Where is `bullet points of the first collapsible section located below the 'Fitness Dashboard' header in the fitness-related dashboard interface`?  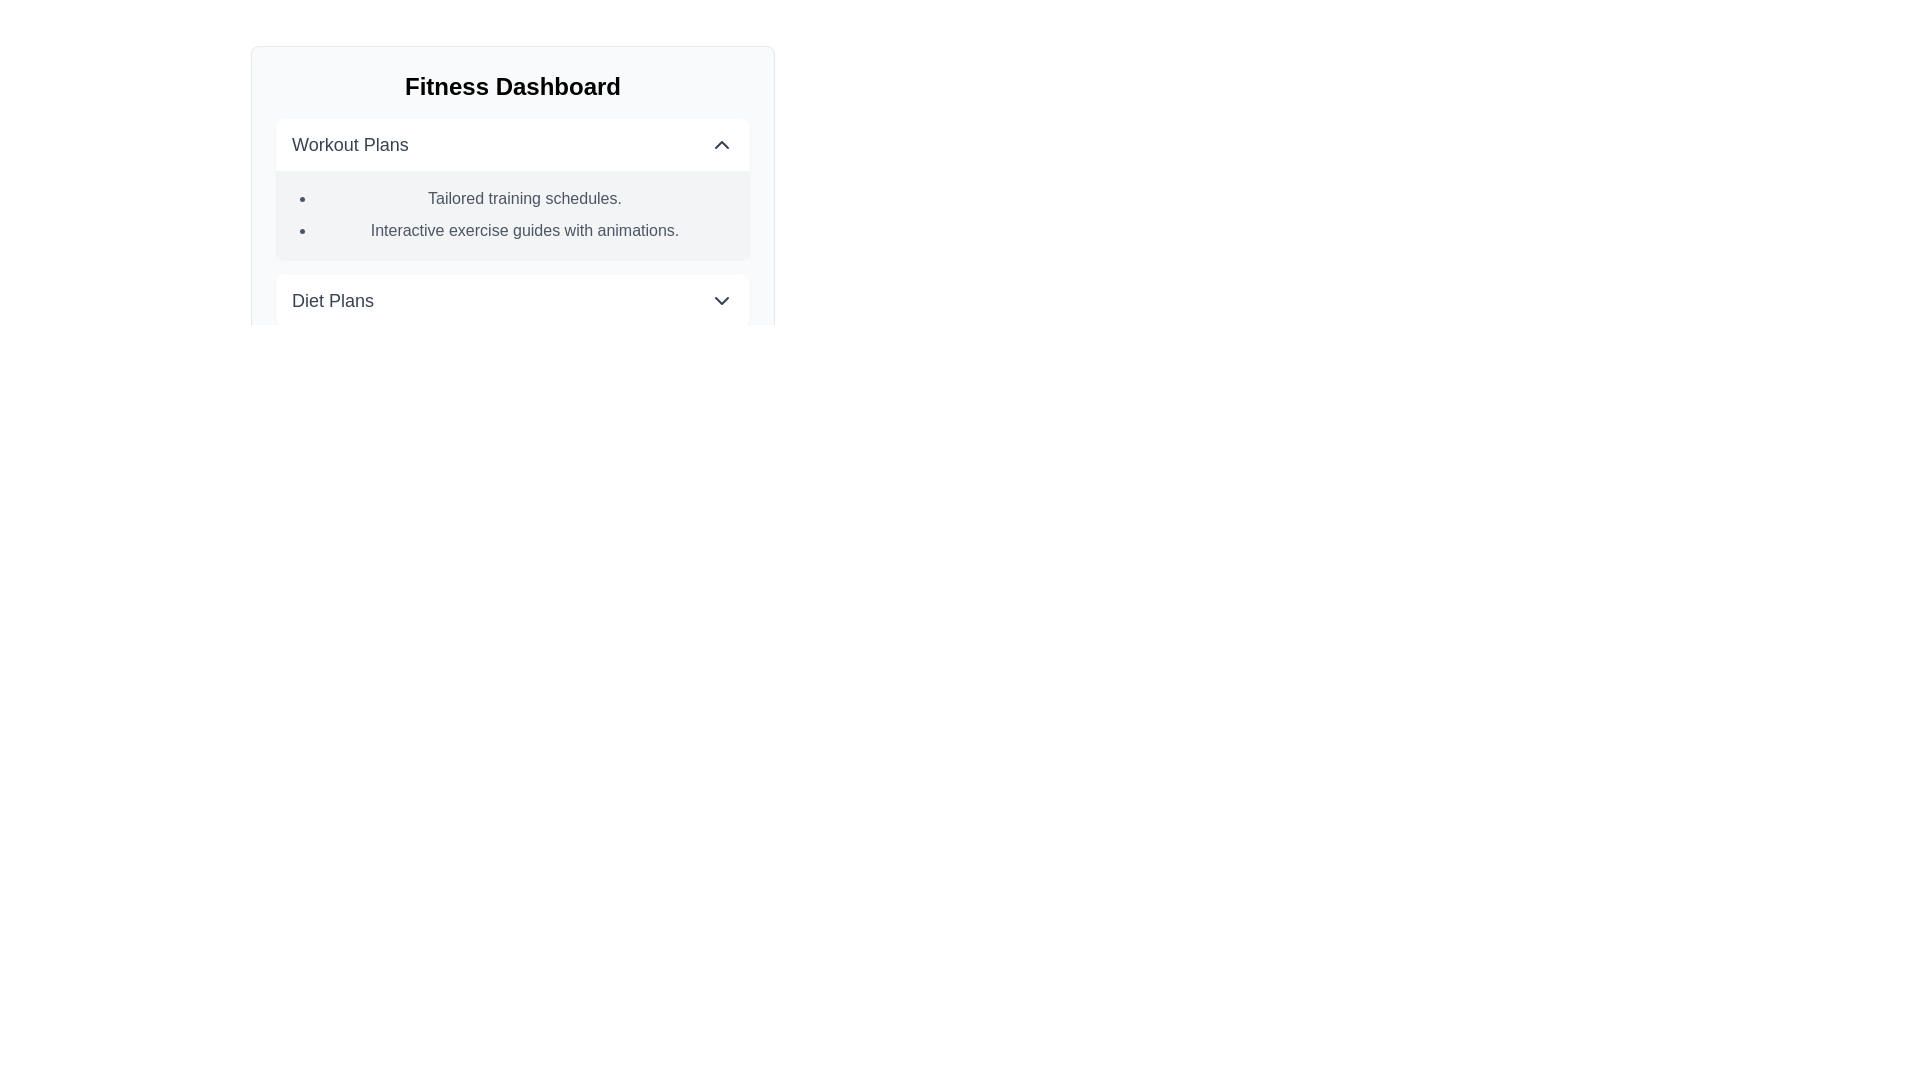
bullet points of the first collapsible section located below the 'Fitness Dashboard' header in the fitness-related dashboard interface is located at coordinates (513, 189).